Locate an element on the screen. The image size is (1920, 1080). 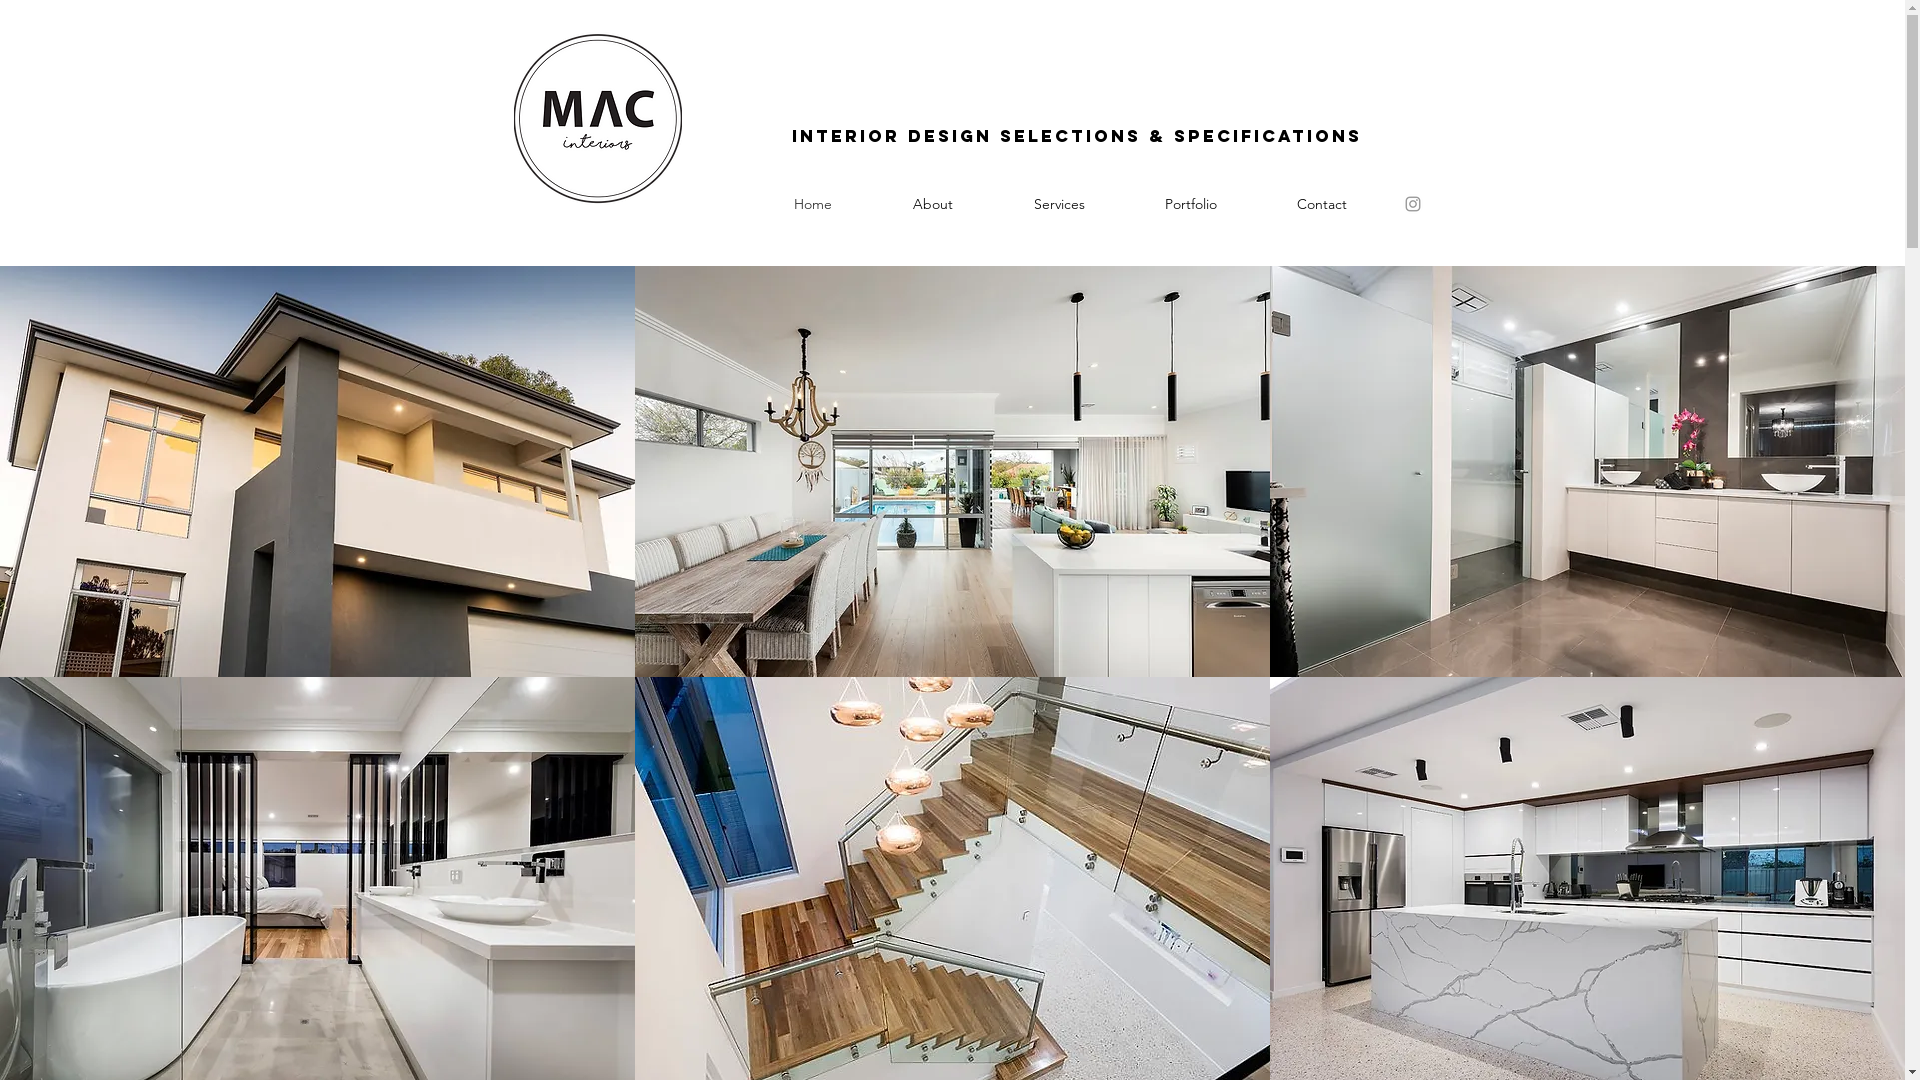
'Home' is located at coordinates (813, 204).